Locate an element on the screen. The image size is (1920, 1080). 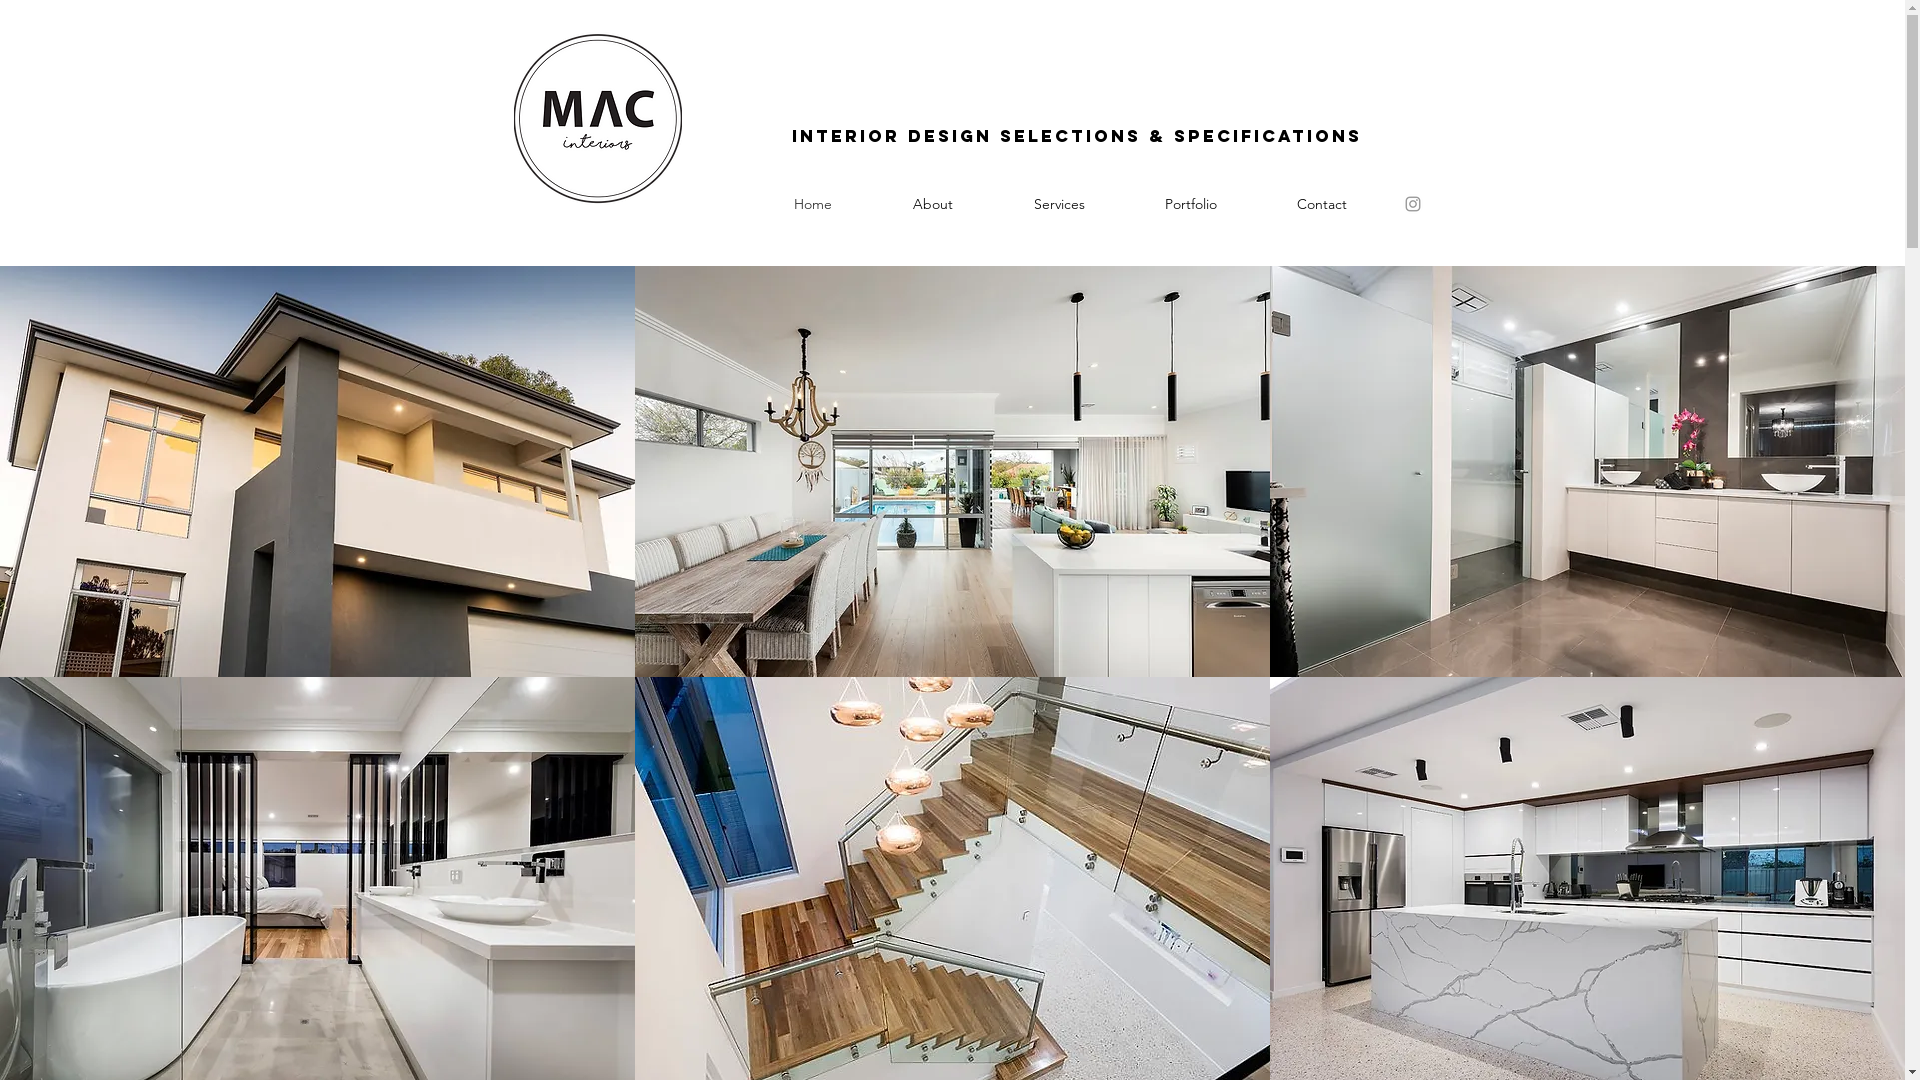
'Home' is located at coordinates (813, 204).